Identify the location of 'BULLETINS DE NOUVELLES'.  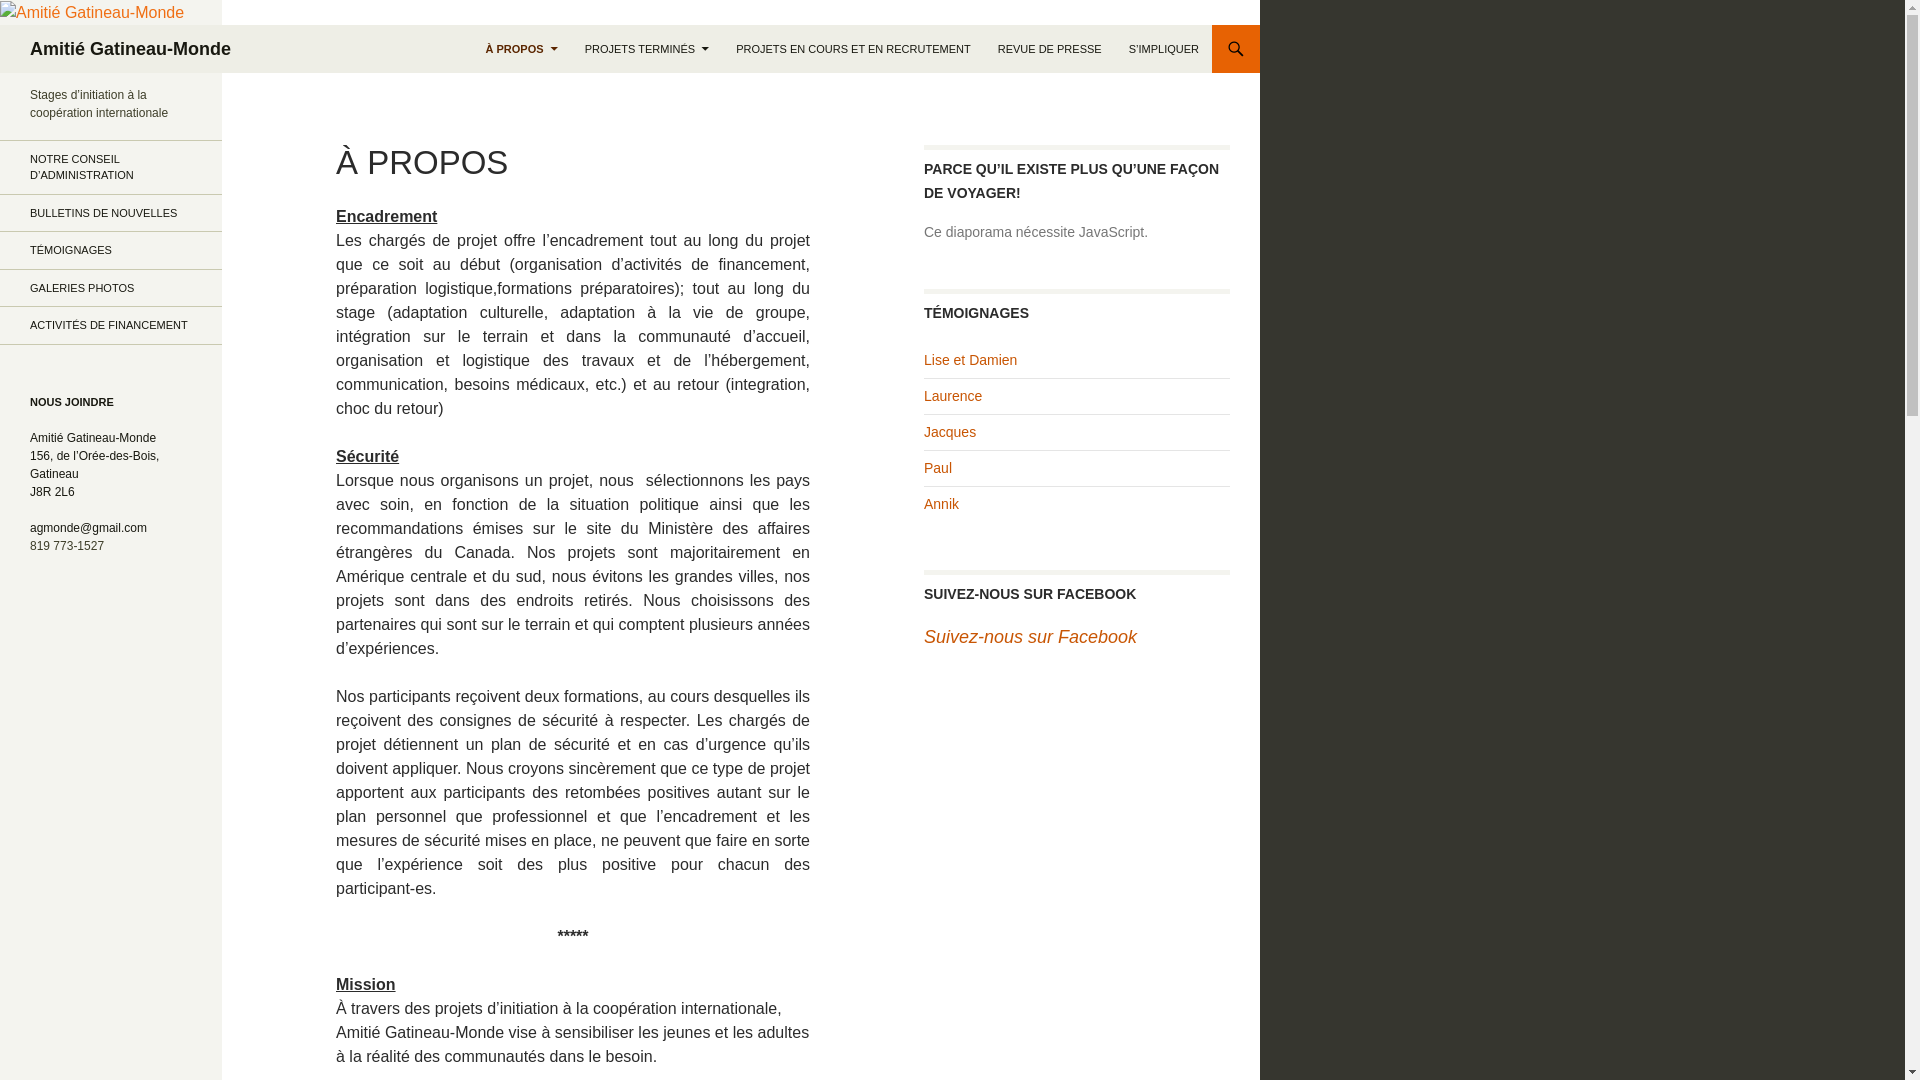
(109, 213).